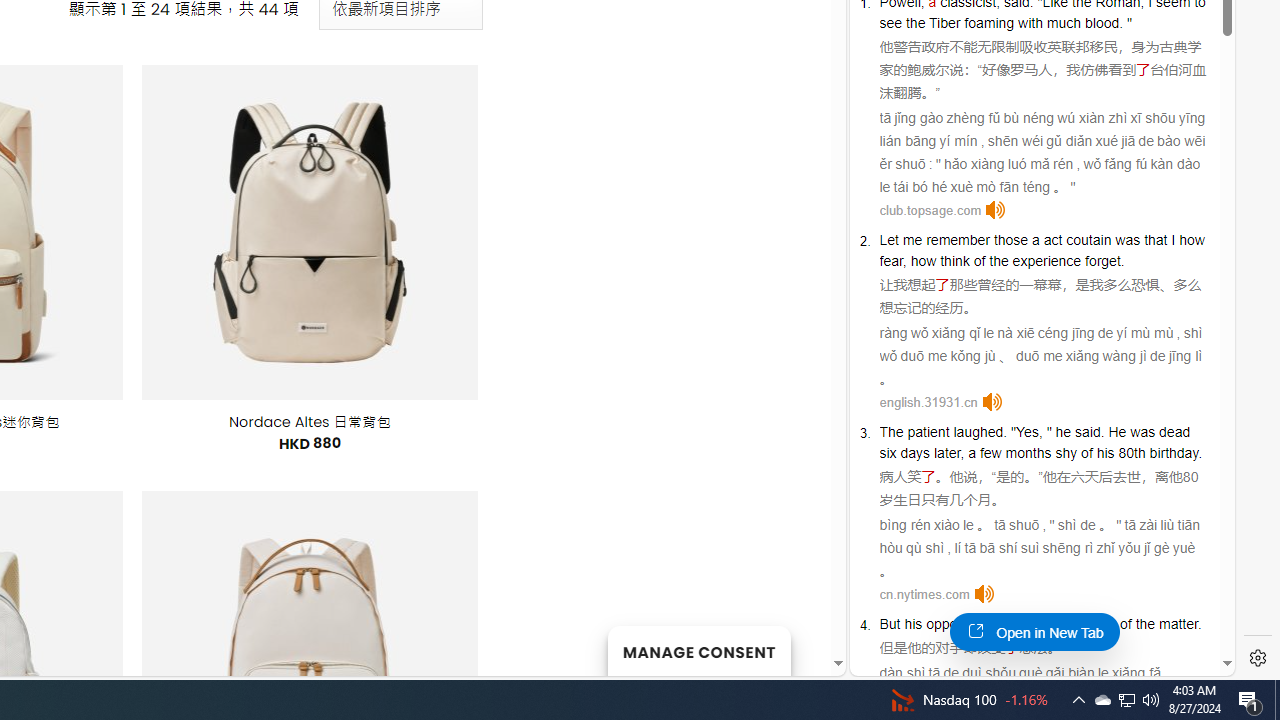  Describe the element at coordinates (978, 431) in the screenshot. I see `'laughed'` at that location.